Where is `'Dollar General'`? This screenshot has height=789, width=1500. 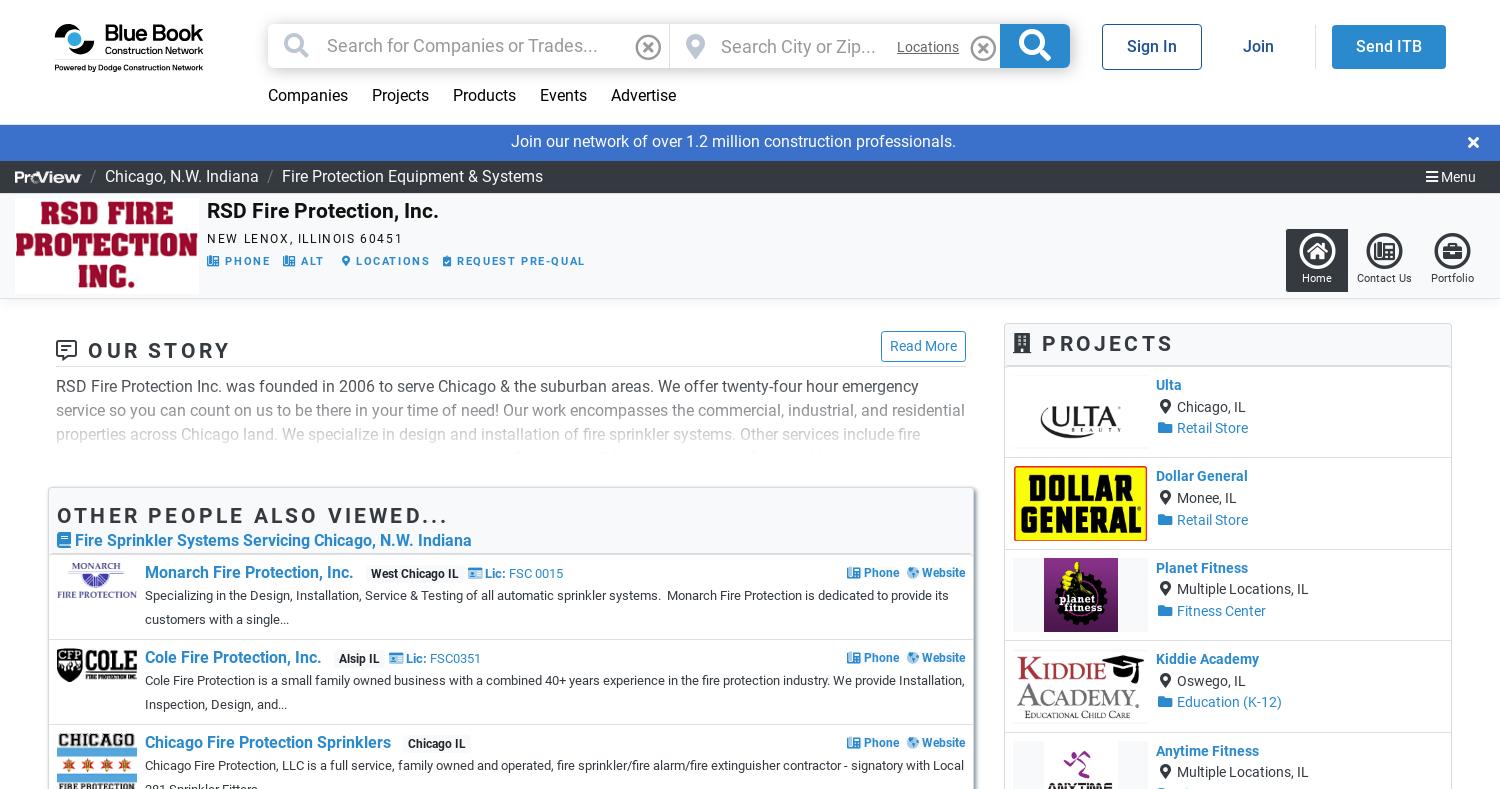
'Dollar General' is located at coordinates (1200, 475).